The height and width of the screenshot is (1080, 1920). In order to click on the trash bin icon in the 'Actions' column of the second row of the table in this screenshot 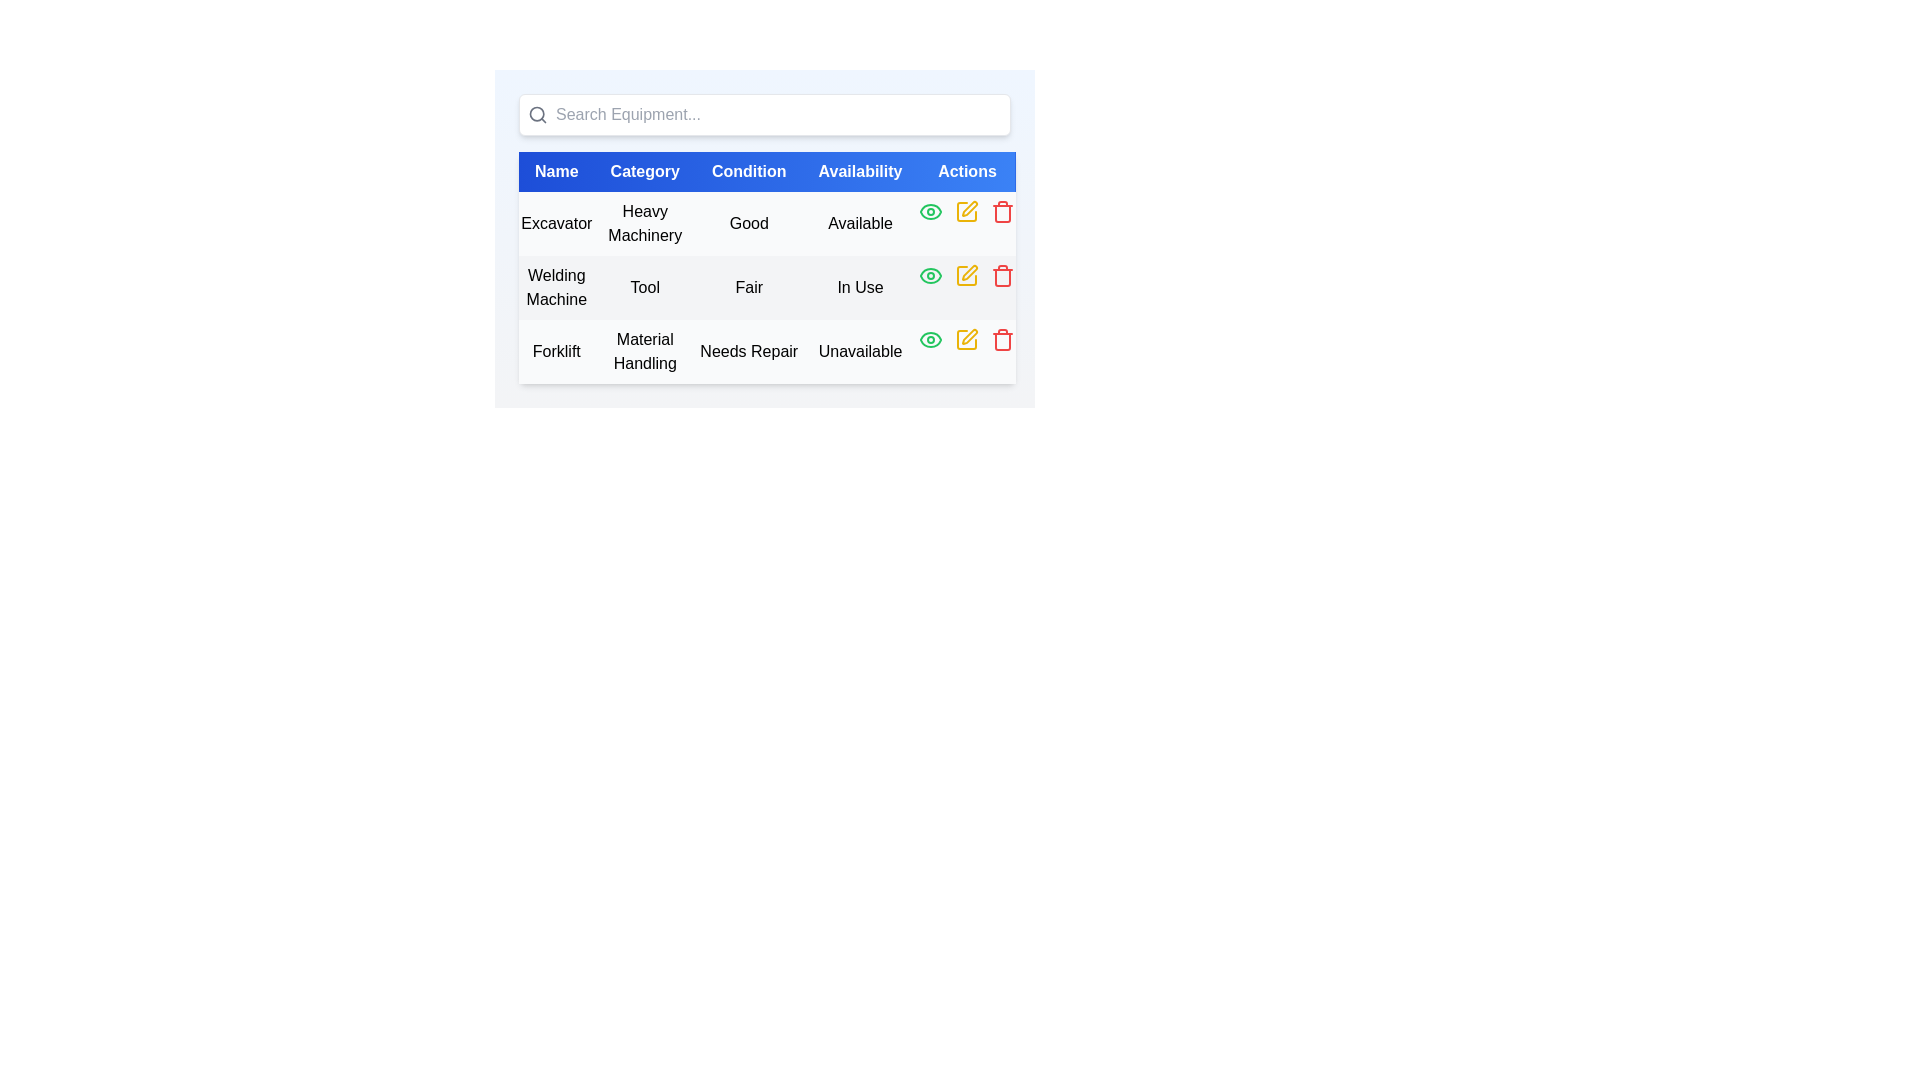, I will do `click(1003, 276)`.